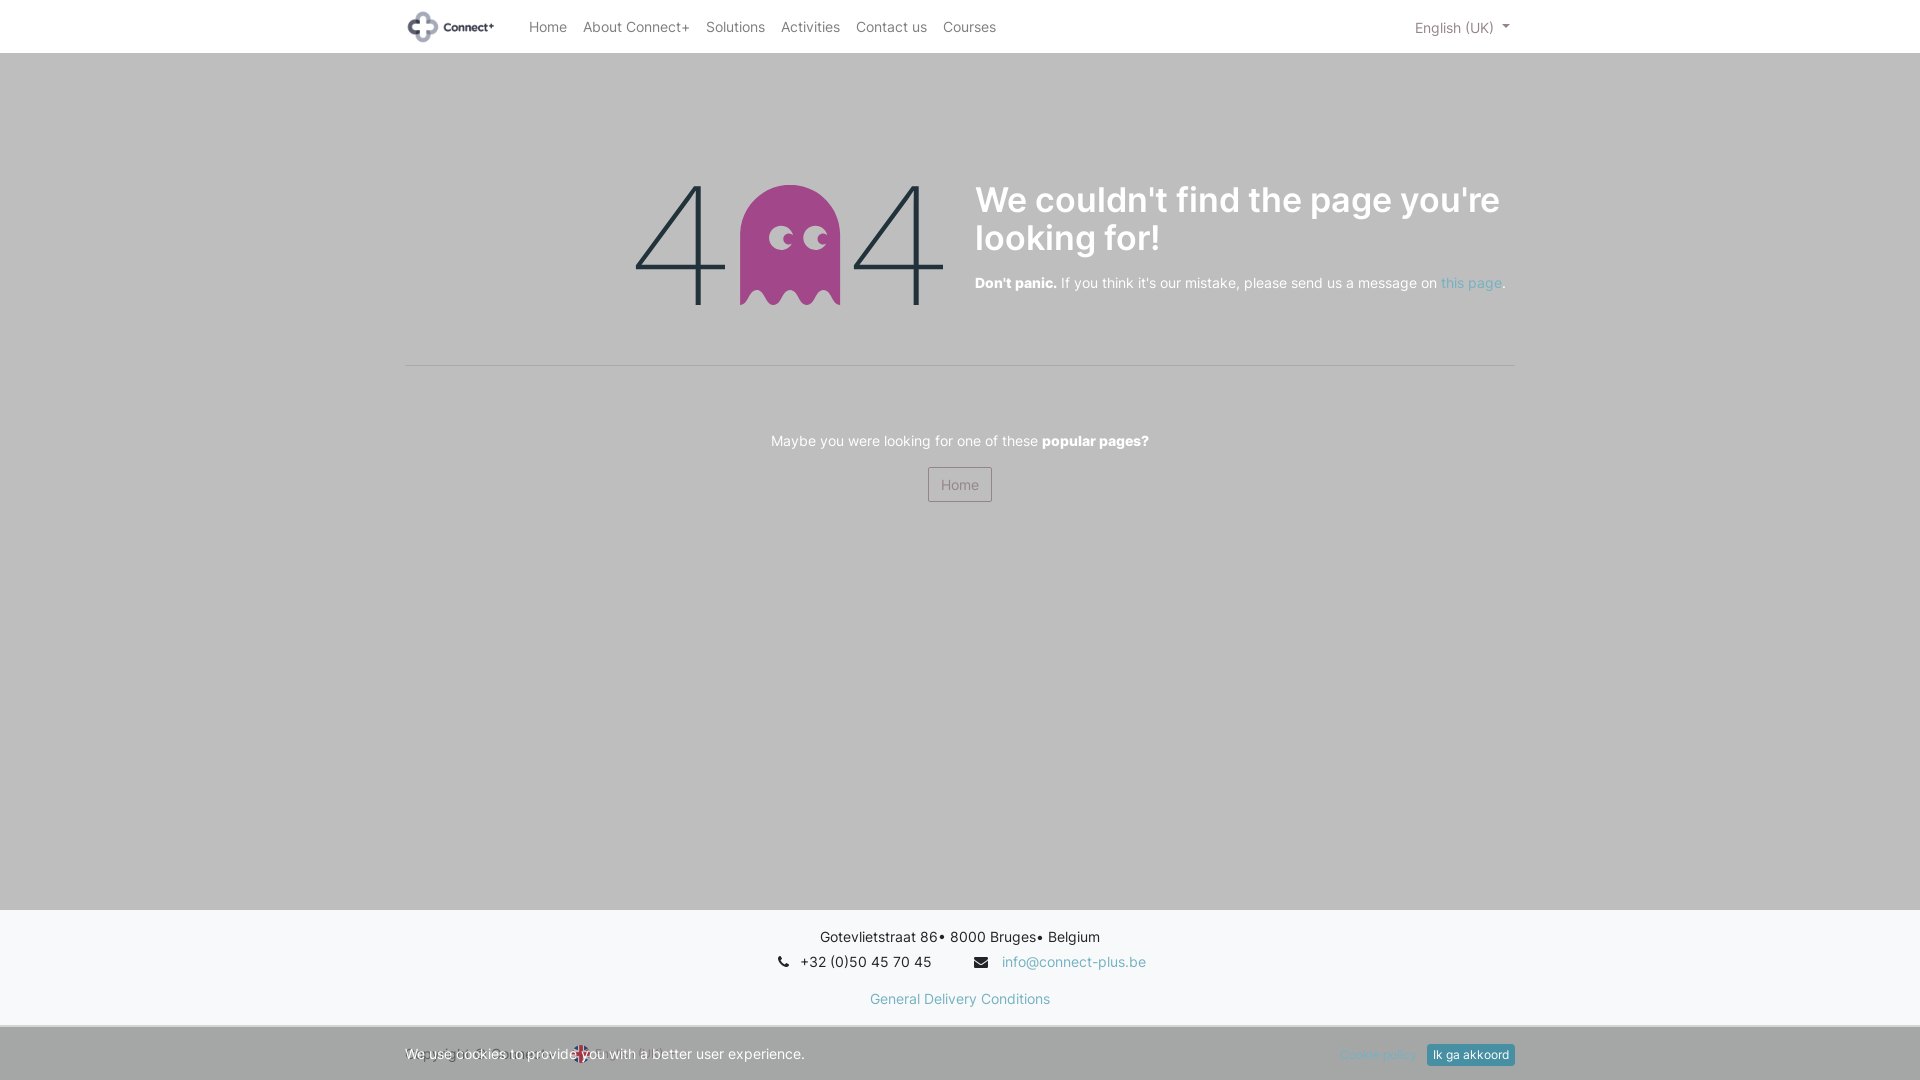  What do you see at coordinates (1462, 26) in the screenshot?
I see `'English (UK)'` at bounding box center [1462, 26].